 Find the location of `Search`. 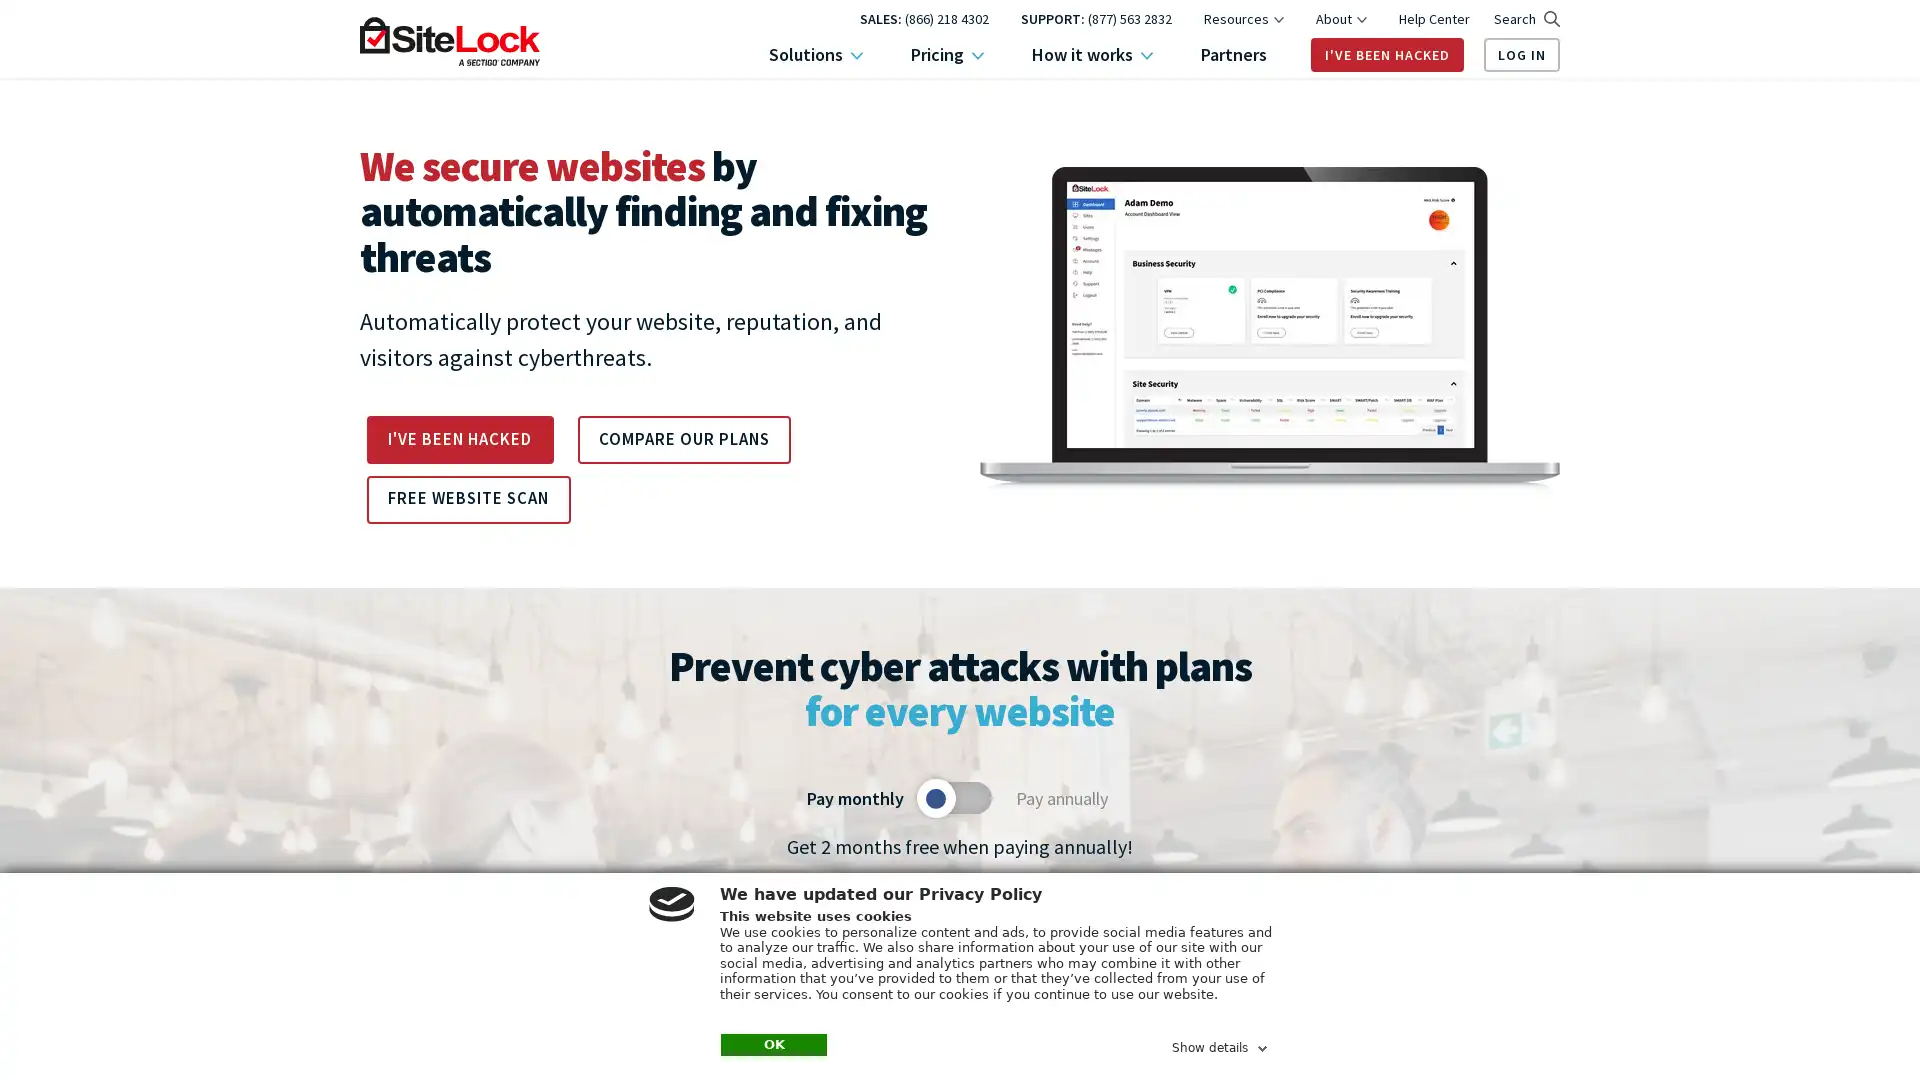

Search is located at coordinates (1525, 19).